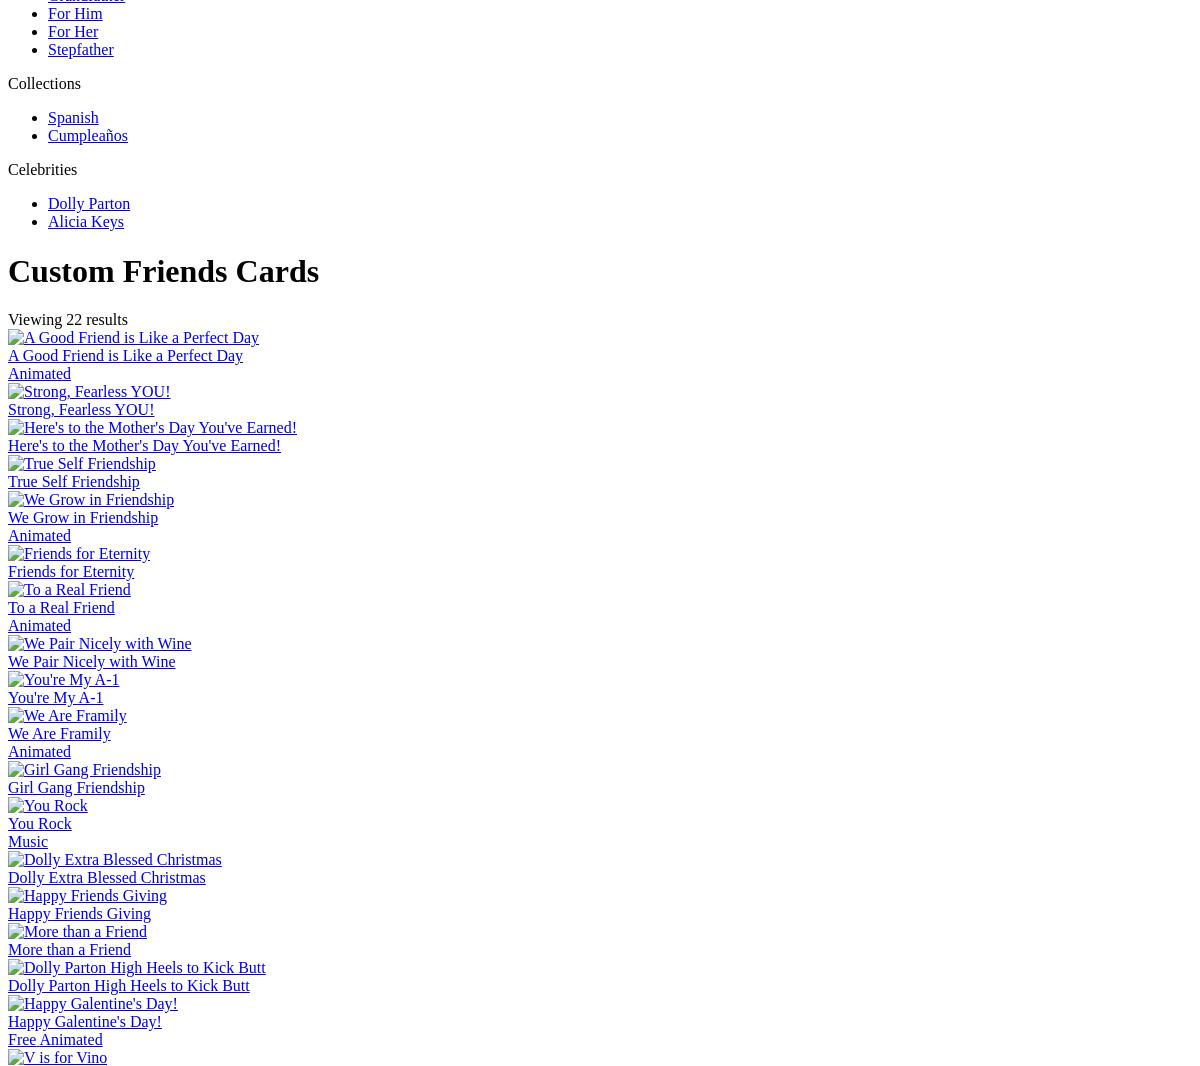  I want to click on 'Music', so click(27, 841).